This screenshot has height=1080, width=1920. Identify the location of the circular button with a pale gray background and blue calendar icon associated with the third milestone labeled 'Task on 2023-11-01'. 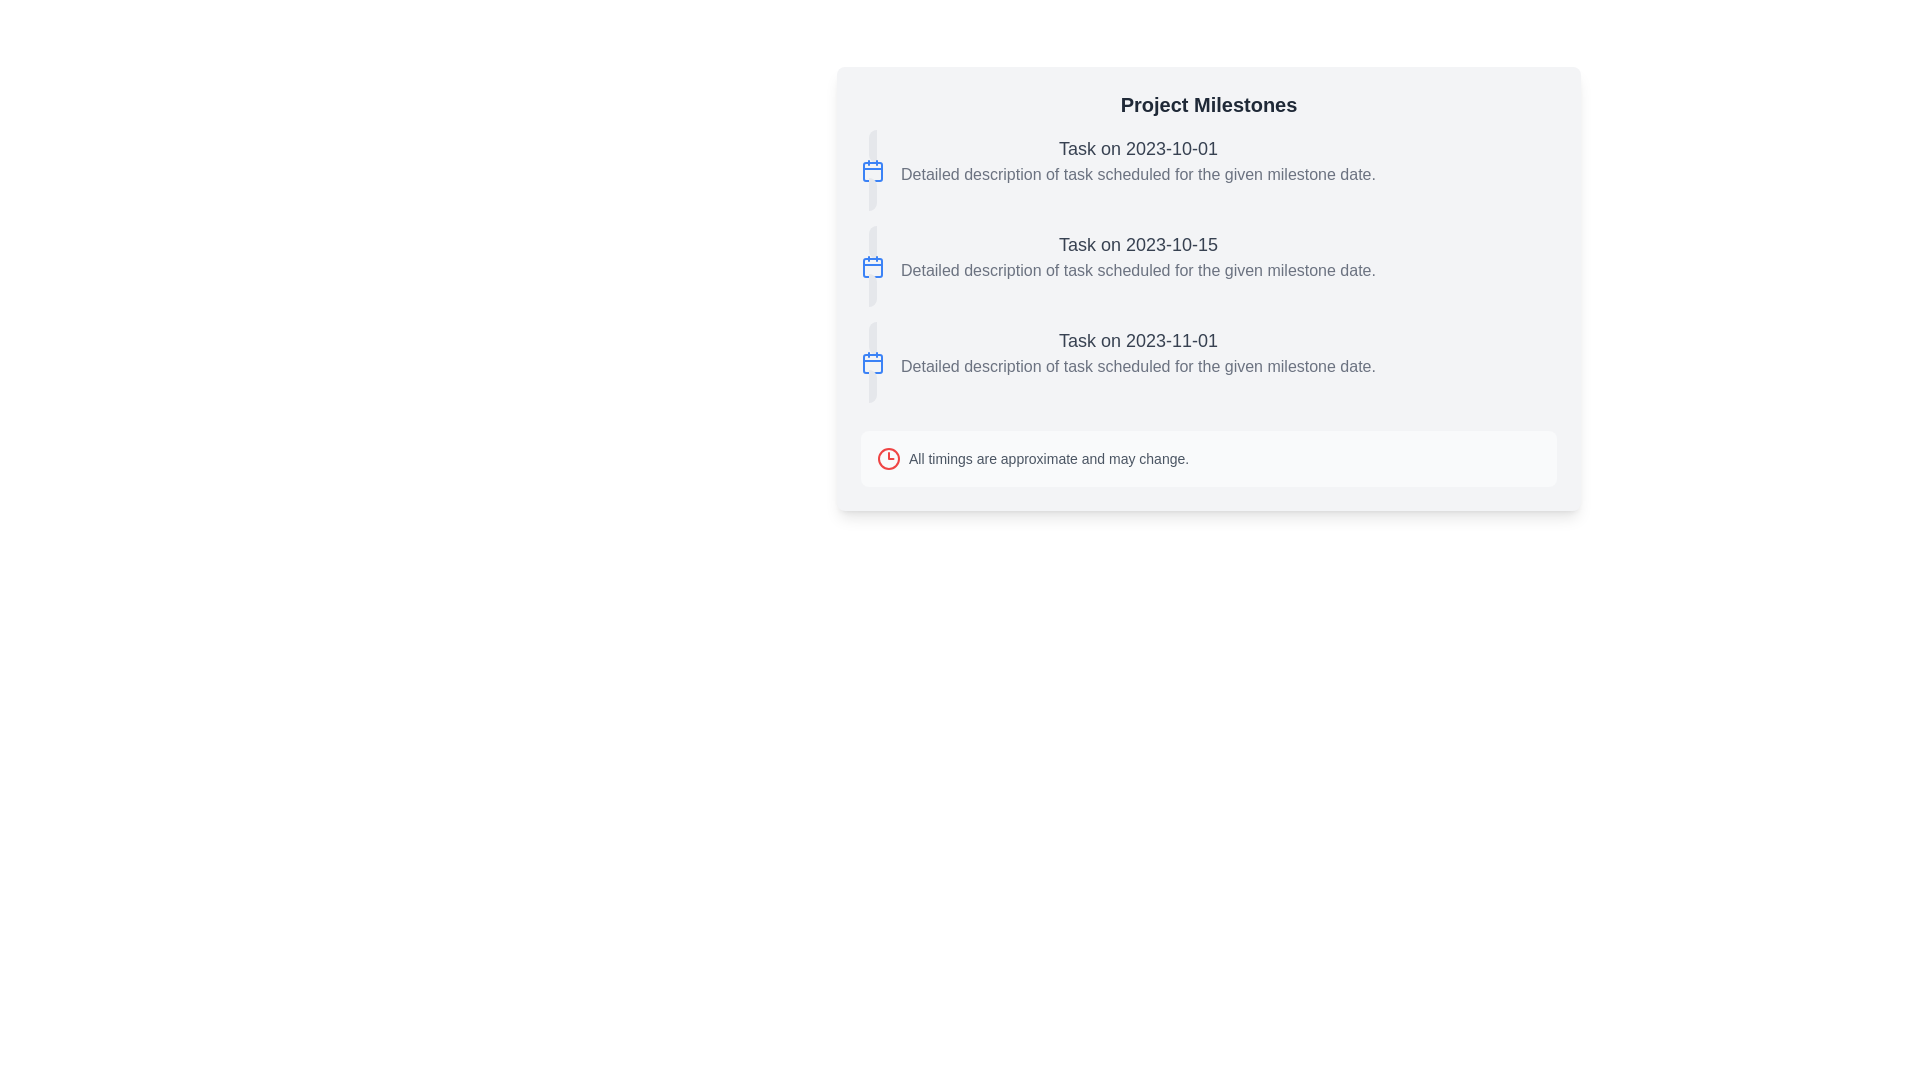
(873, 362).